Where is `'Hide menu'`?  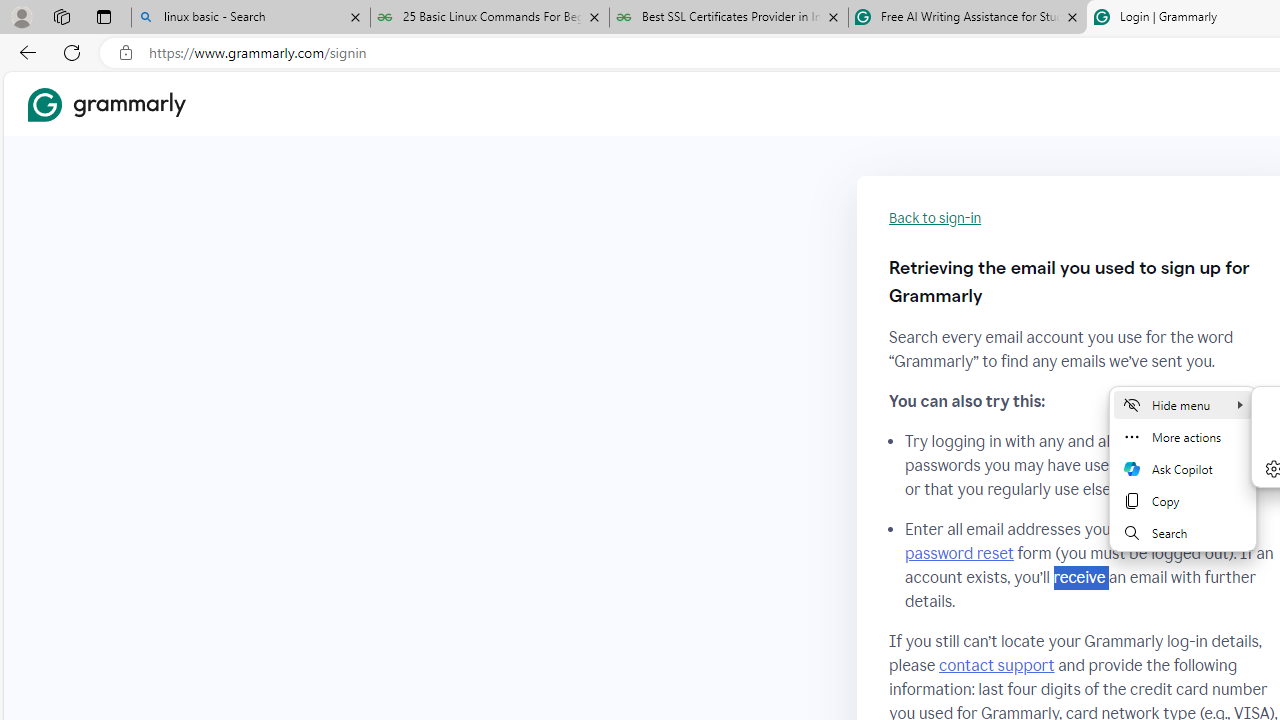 'Hide menu' is located at coordinates (1182, 405).